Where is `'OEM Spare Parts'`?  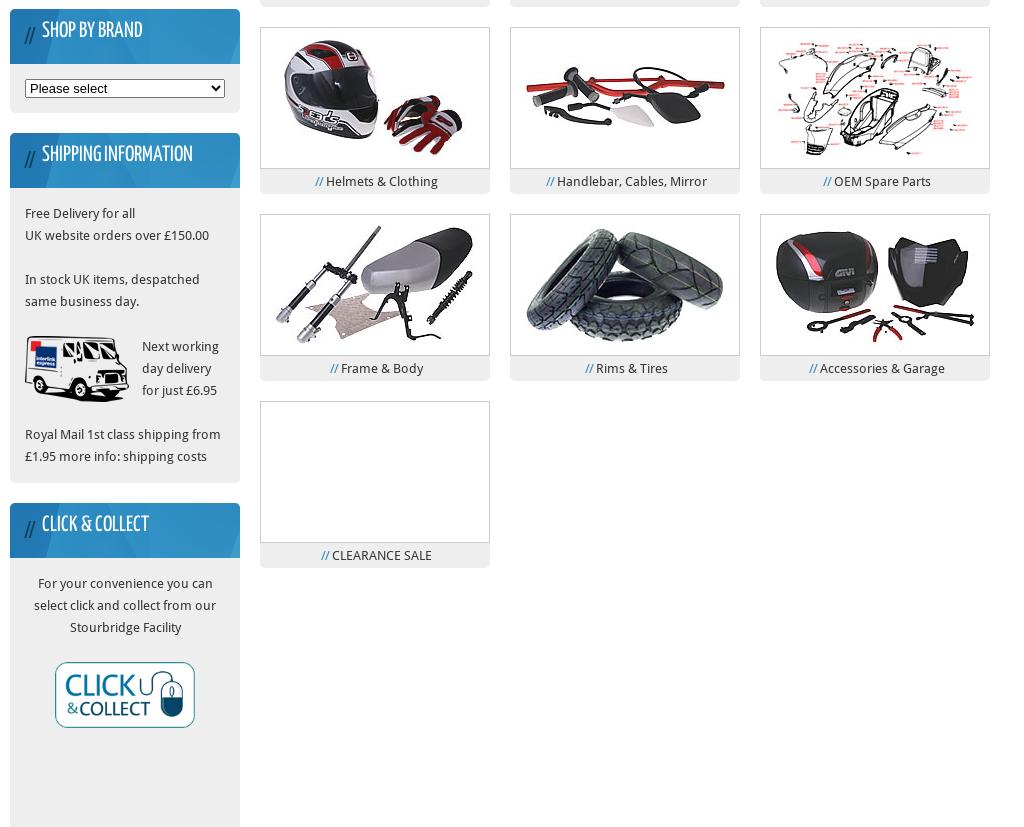
'OEM Spare Parts' is located at coordinates (881, 179).